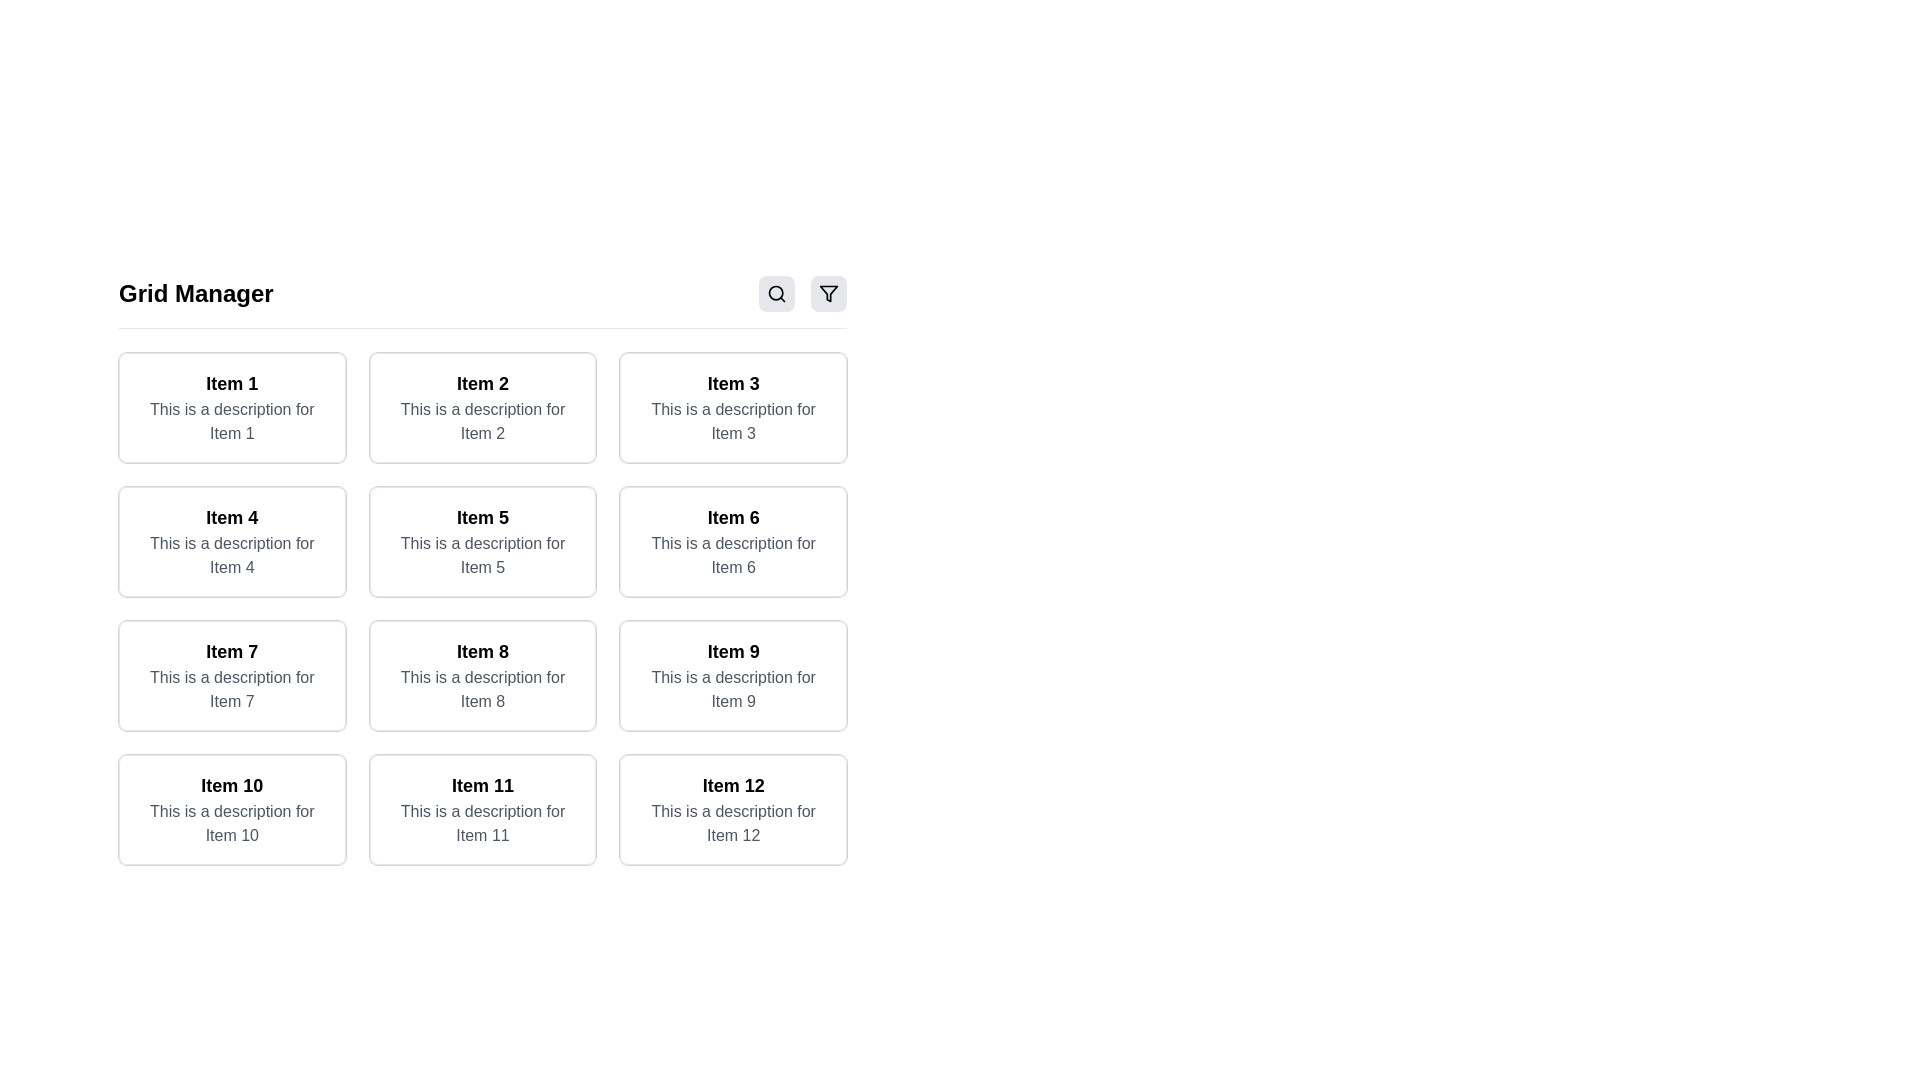 This screenshot has height=1080, width=1920. I want to click on the Informational Card displaying details about 'Item 10' located in the bottom-left corner of the grid to interact with it, so click(232, 810).